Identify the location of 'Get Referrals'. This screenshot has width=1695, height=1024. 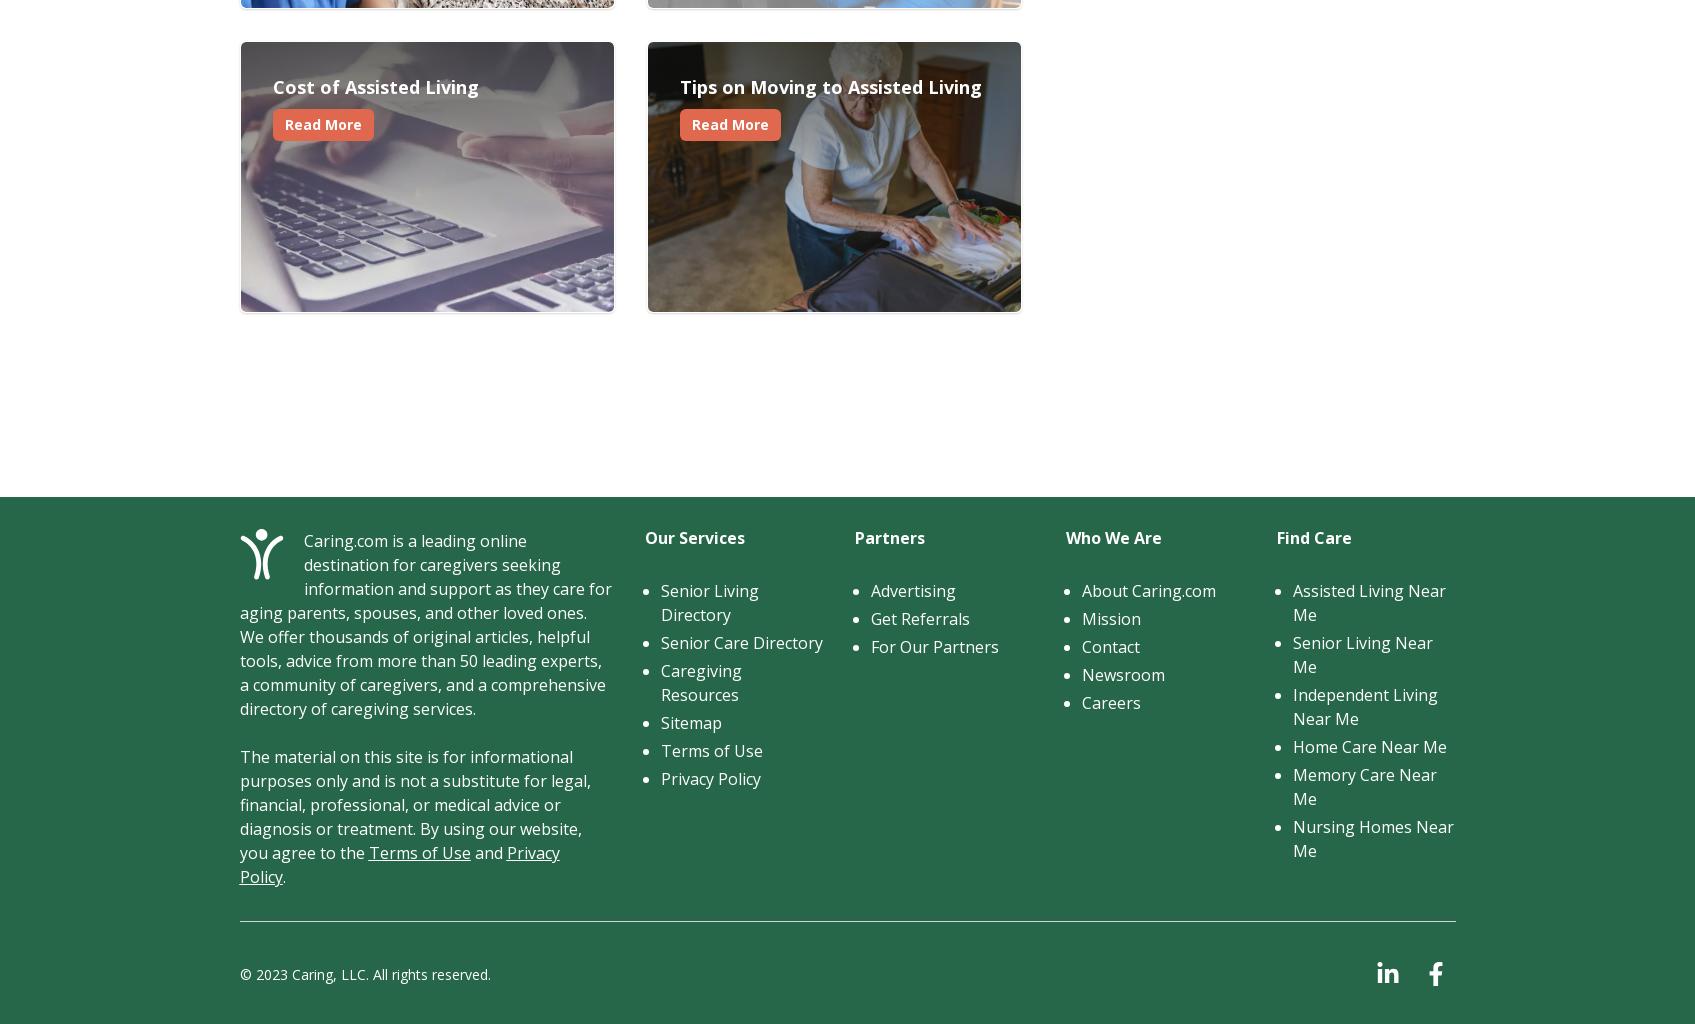
(920, 619).